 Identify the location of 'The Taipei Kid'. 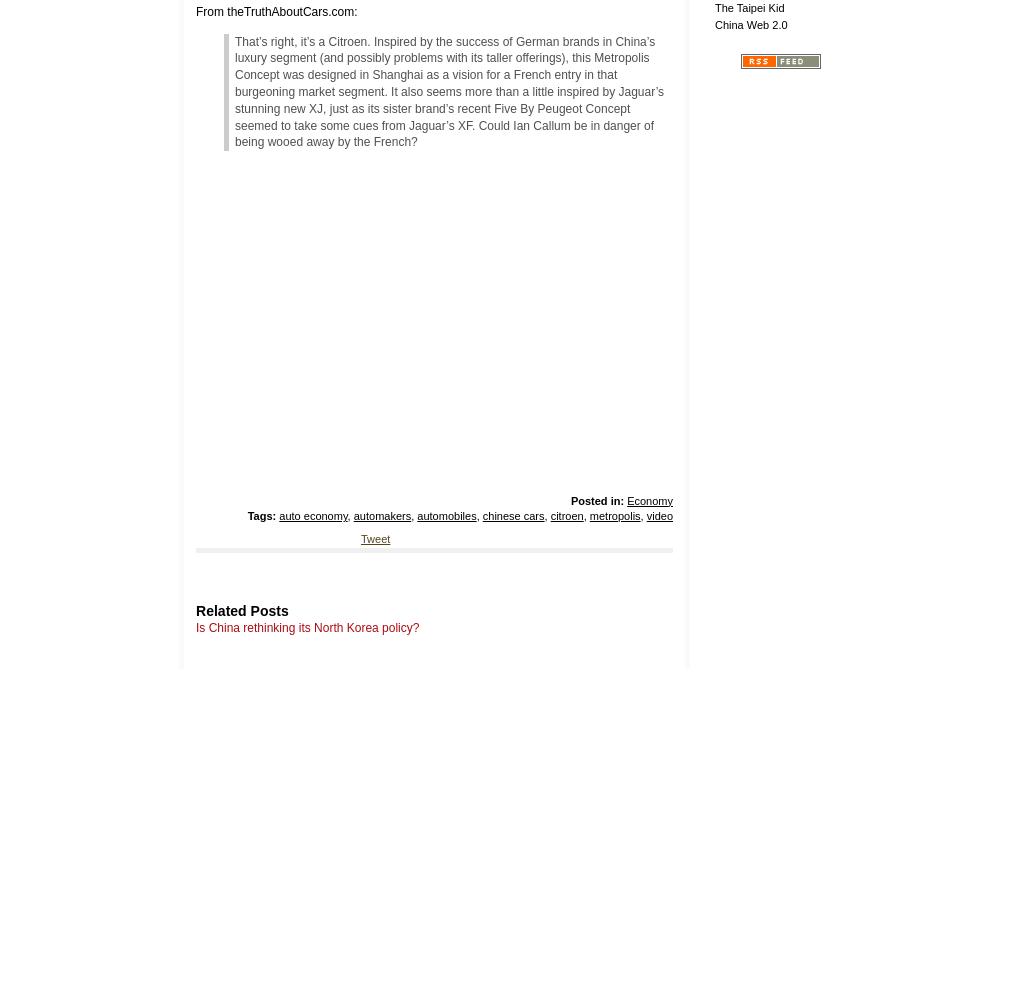
(714, 8).